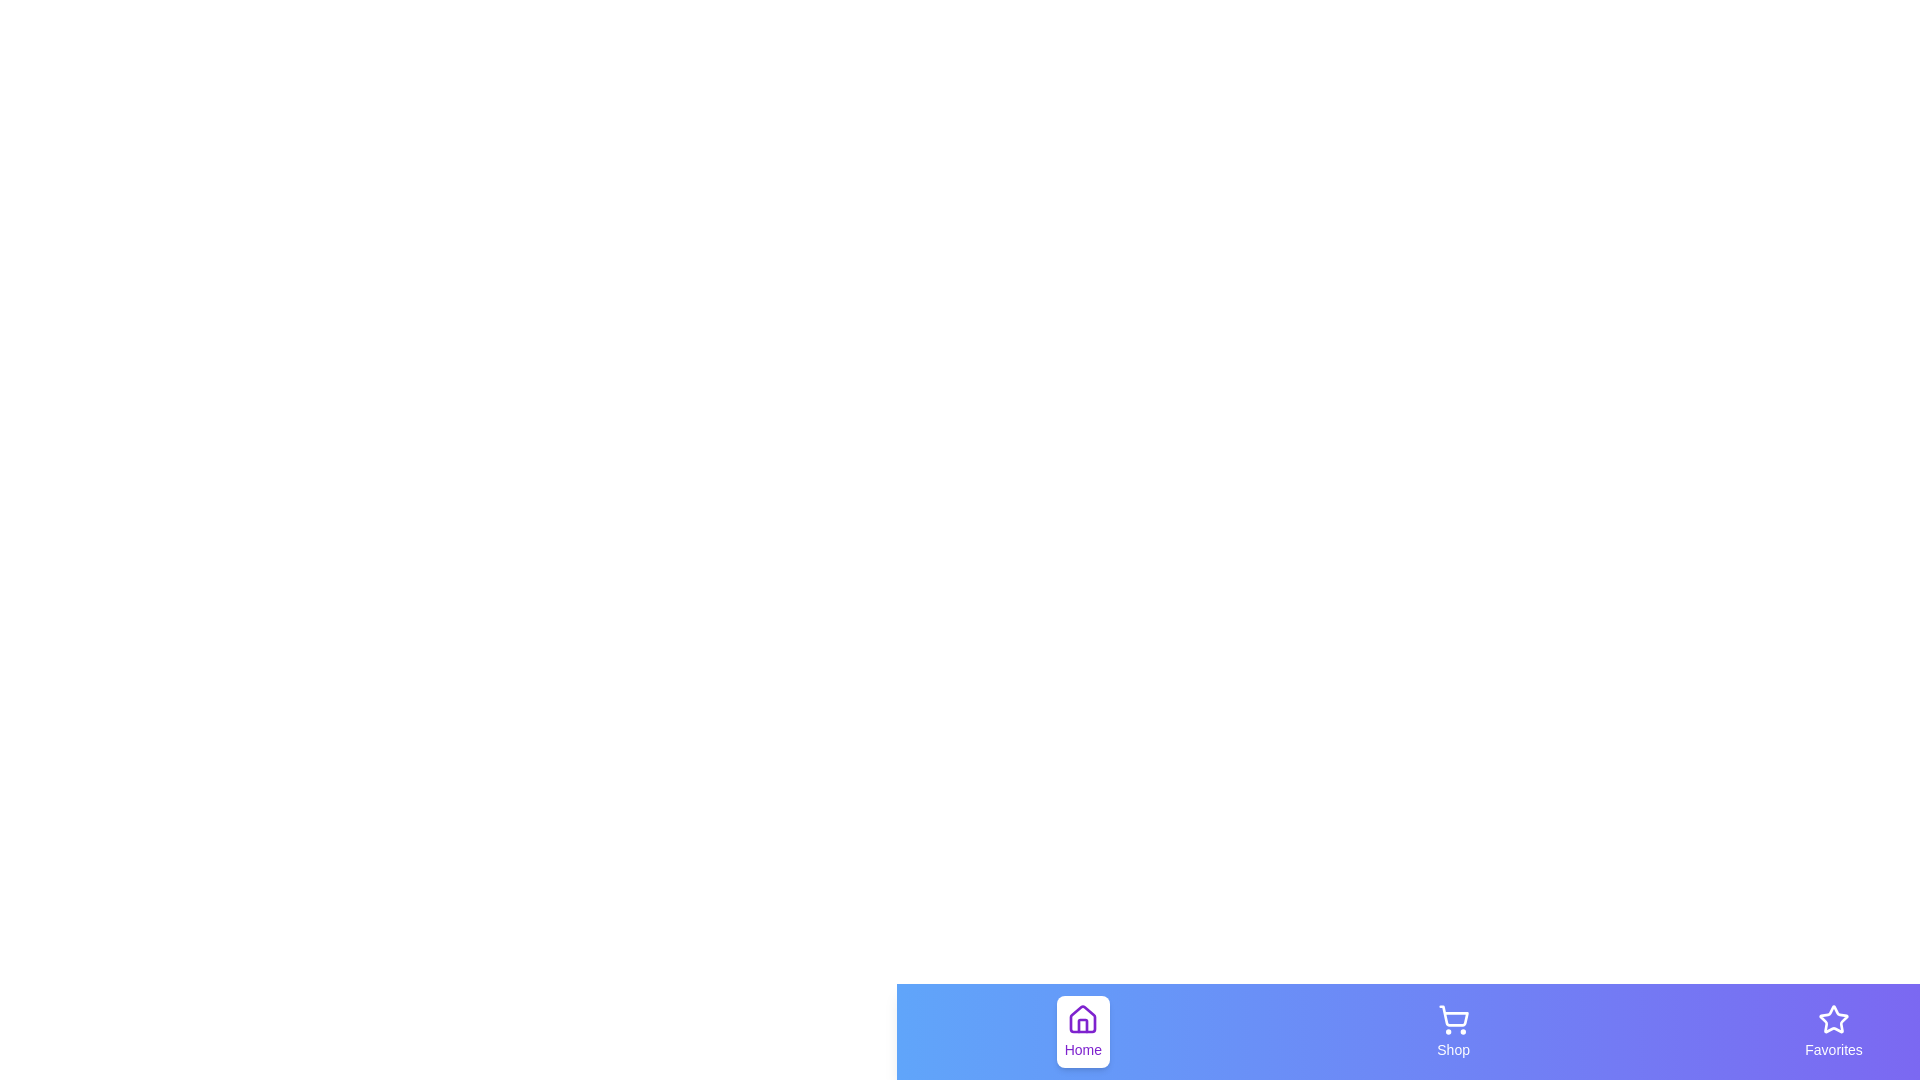 This screenshot has height=1080, width=1920. Describe the element at coordinates (1082, 1032) in the screenshot. I see `the Home tab to see its hover effect` at that location.